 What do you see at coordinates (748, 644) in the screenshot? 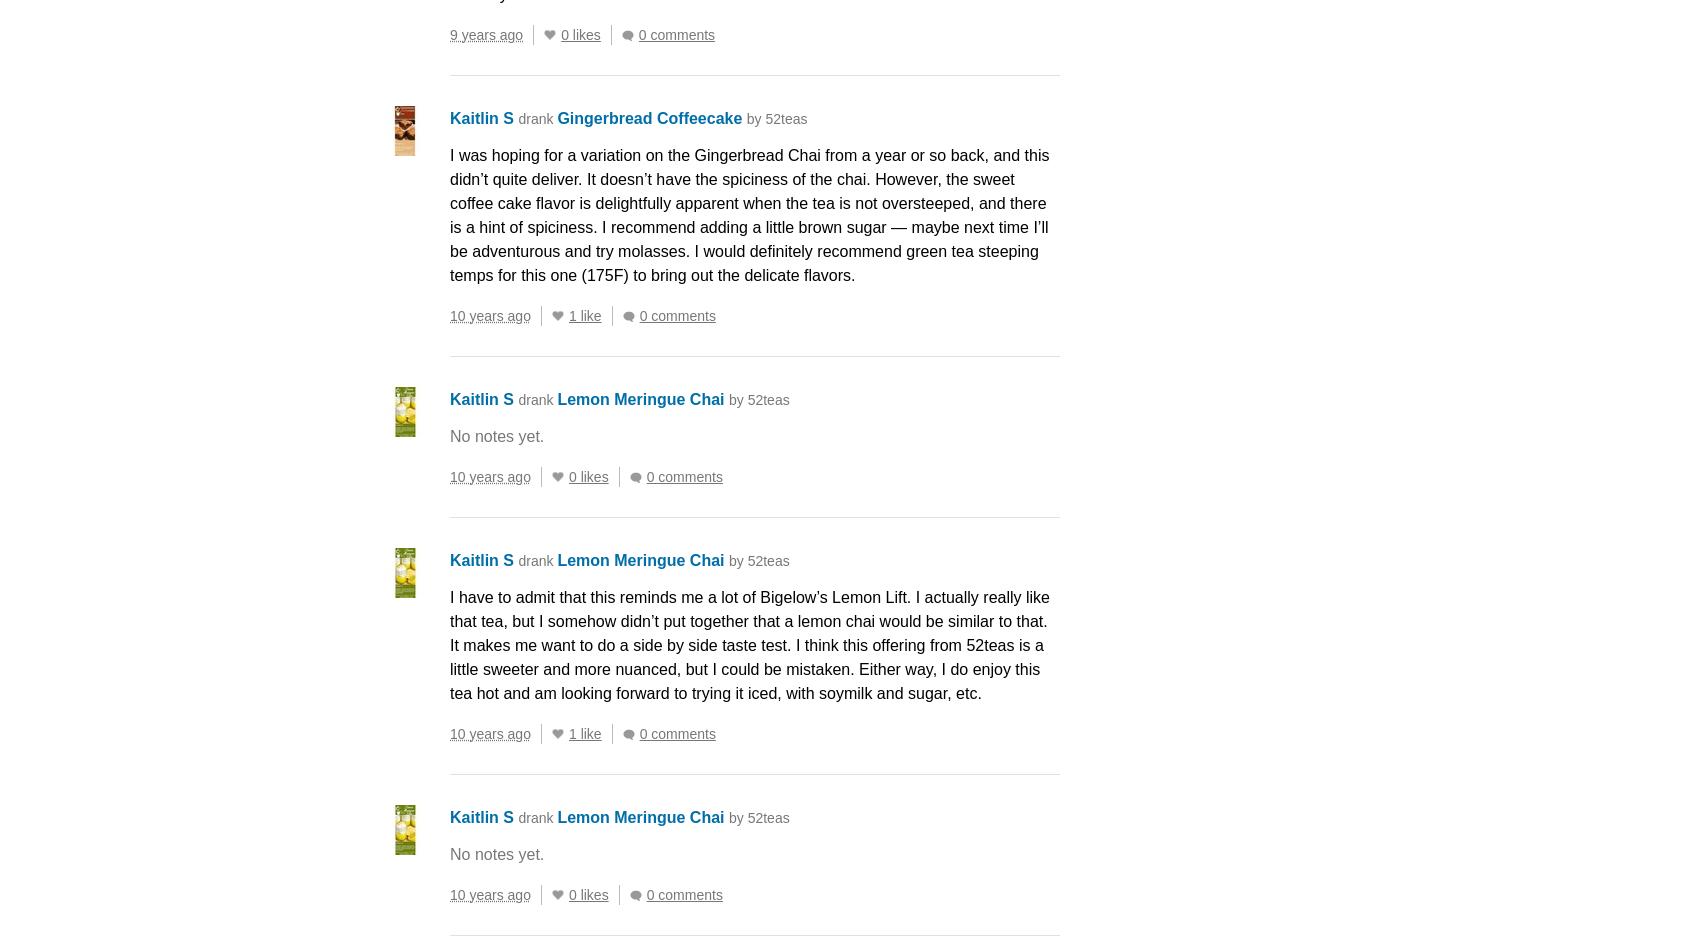
I see `'I have to admit that this reminds me a lot of Bigelow’s Lemon Lift. I actually really like that tea, but I somehow didn’t put together that a lemon chai would be similar to that. It makes me want to do a side by side taste test. I think this offering from 52teas is a little sweeter and more nuanced, but I could be mistaken. Either way, I do enjoy this tea hot and am looking forward to trying it iced, with soymilk and sugar, etc.'` at bounding box center [748, 644].